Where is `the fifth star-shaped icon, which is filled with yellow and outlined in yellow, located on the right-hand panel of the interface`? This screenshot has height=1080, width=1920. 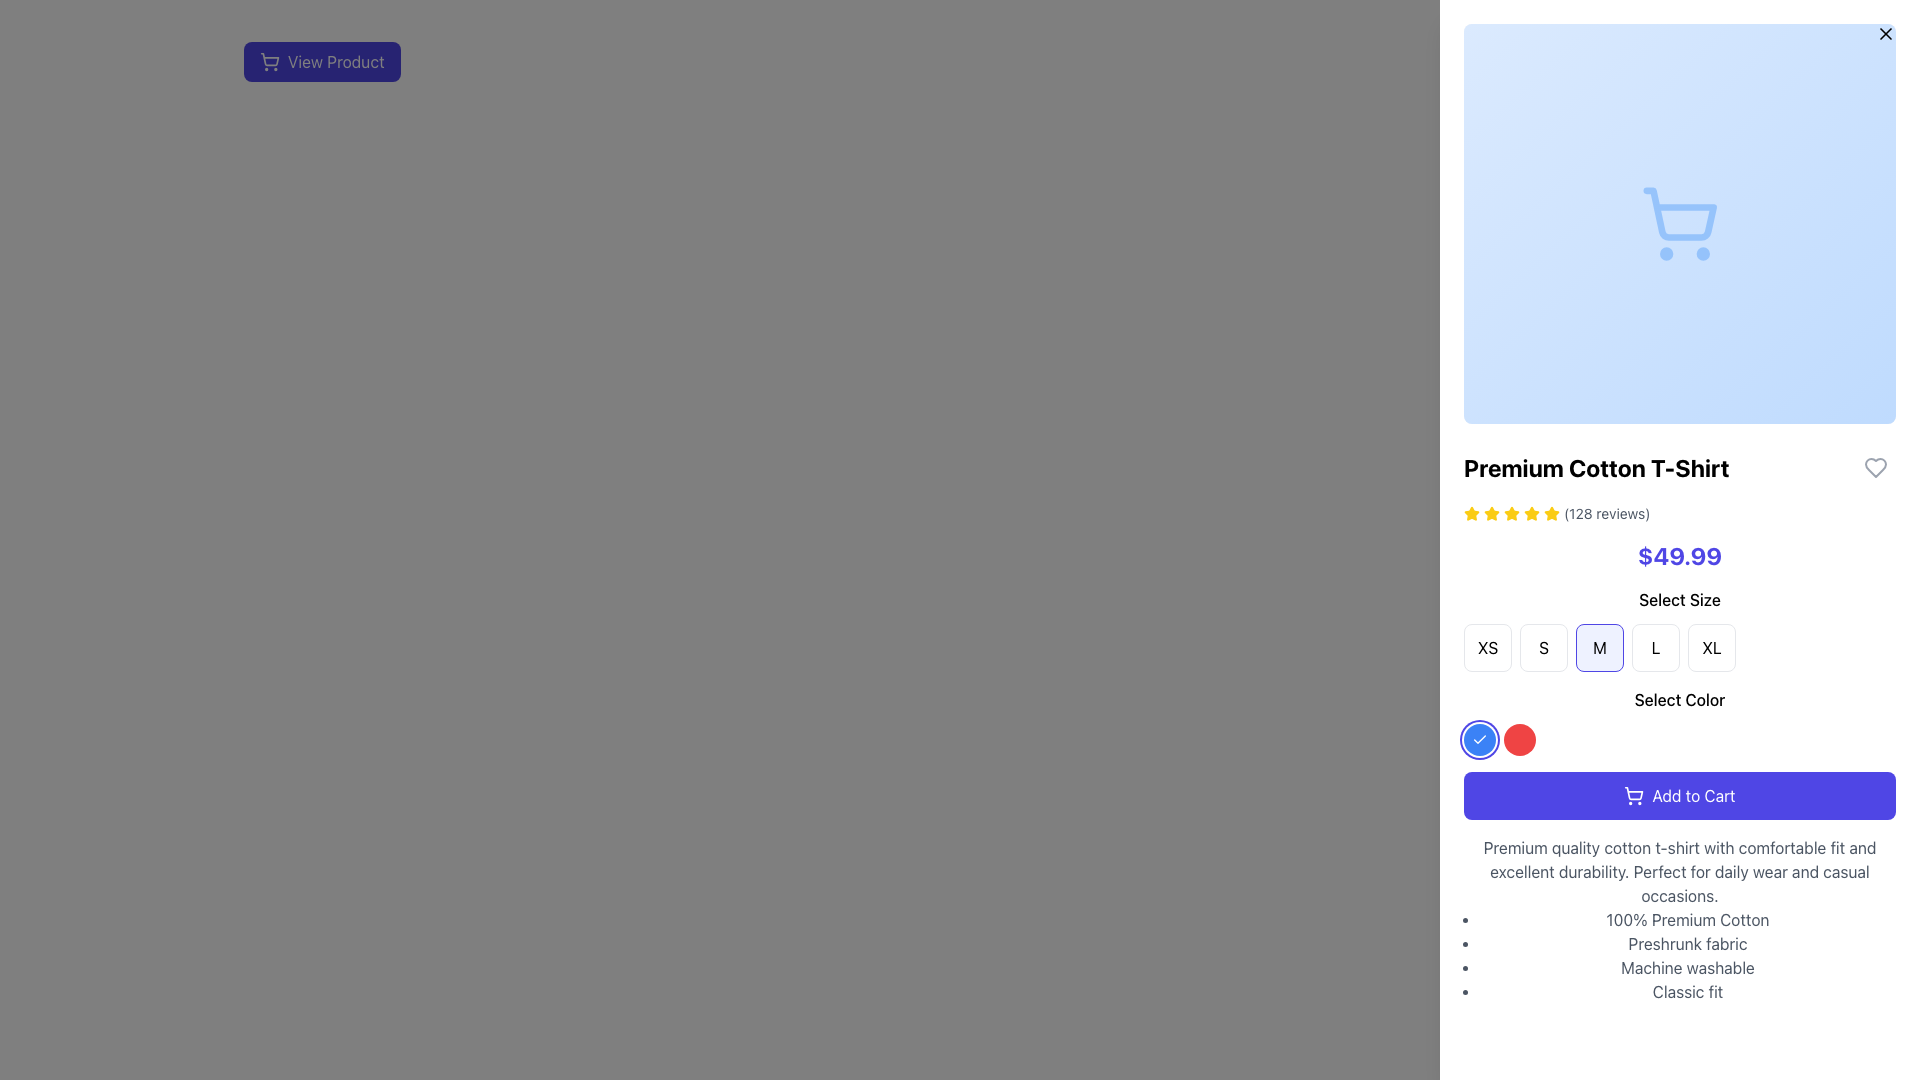
the fifth star-shaped icon, which is filled with yellow and outlined in yellow, located on the right-hand panel of the interface is located at coordinates (1512, 512).